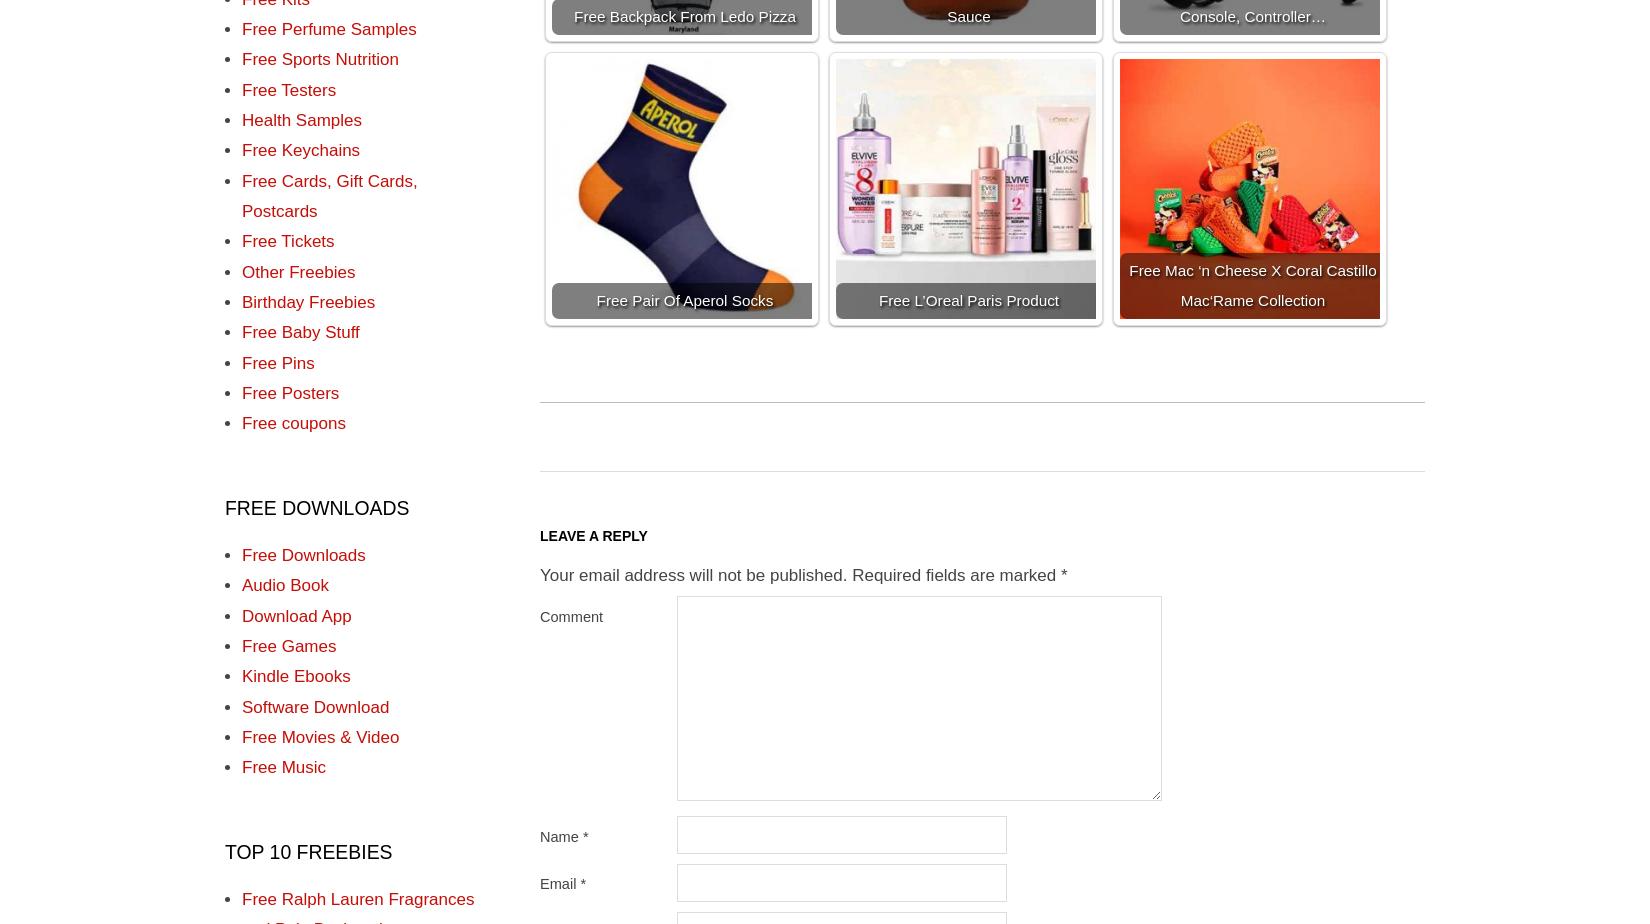 Image resolution: width=1650 pixels, height=924 pixels. Describe the element at coordinates (242, 271) in the screenshot. I see `'Other Freebies'` at that location.